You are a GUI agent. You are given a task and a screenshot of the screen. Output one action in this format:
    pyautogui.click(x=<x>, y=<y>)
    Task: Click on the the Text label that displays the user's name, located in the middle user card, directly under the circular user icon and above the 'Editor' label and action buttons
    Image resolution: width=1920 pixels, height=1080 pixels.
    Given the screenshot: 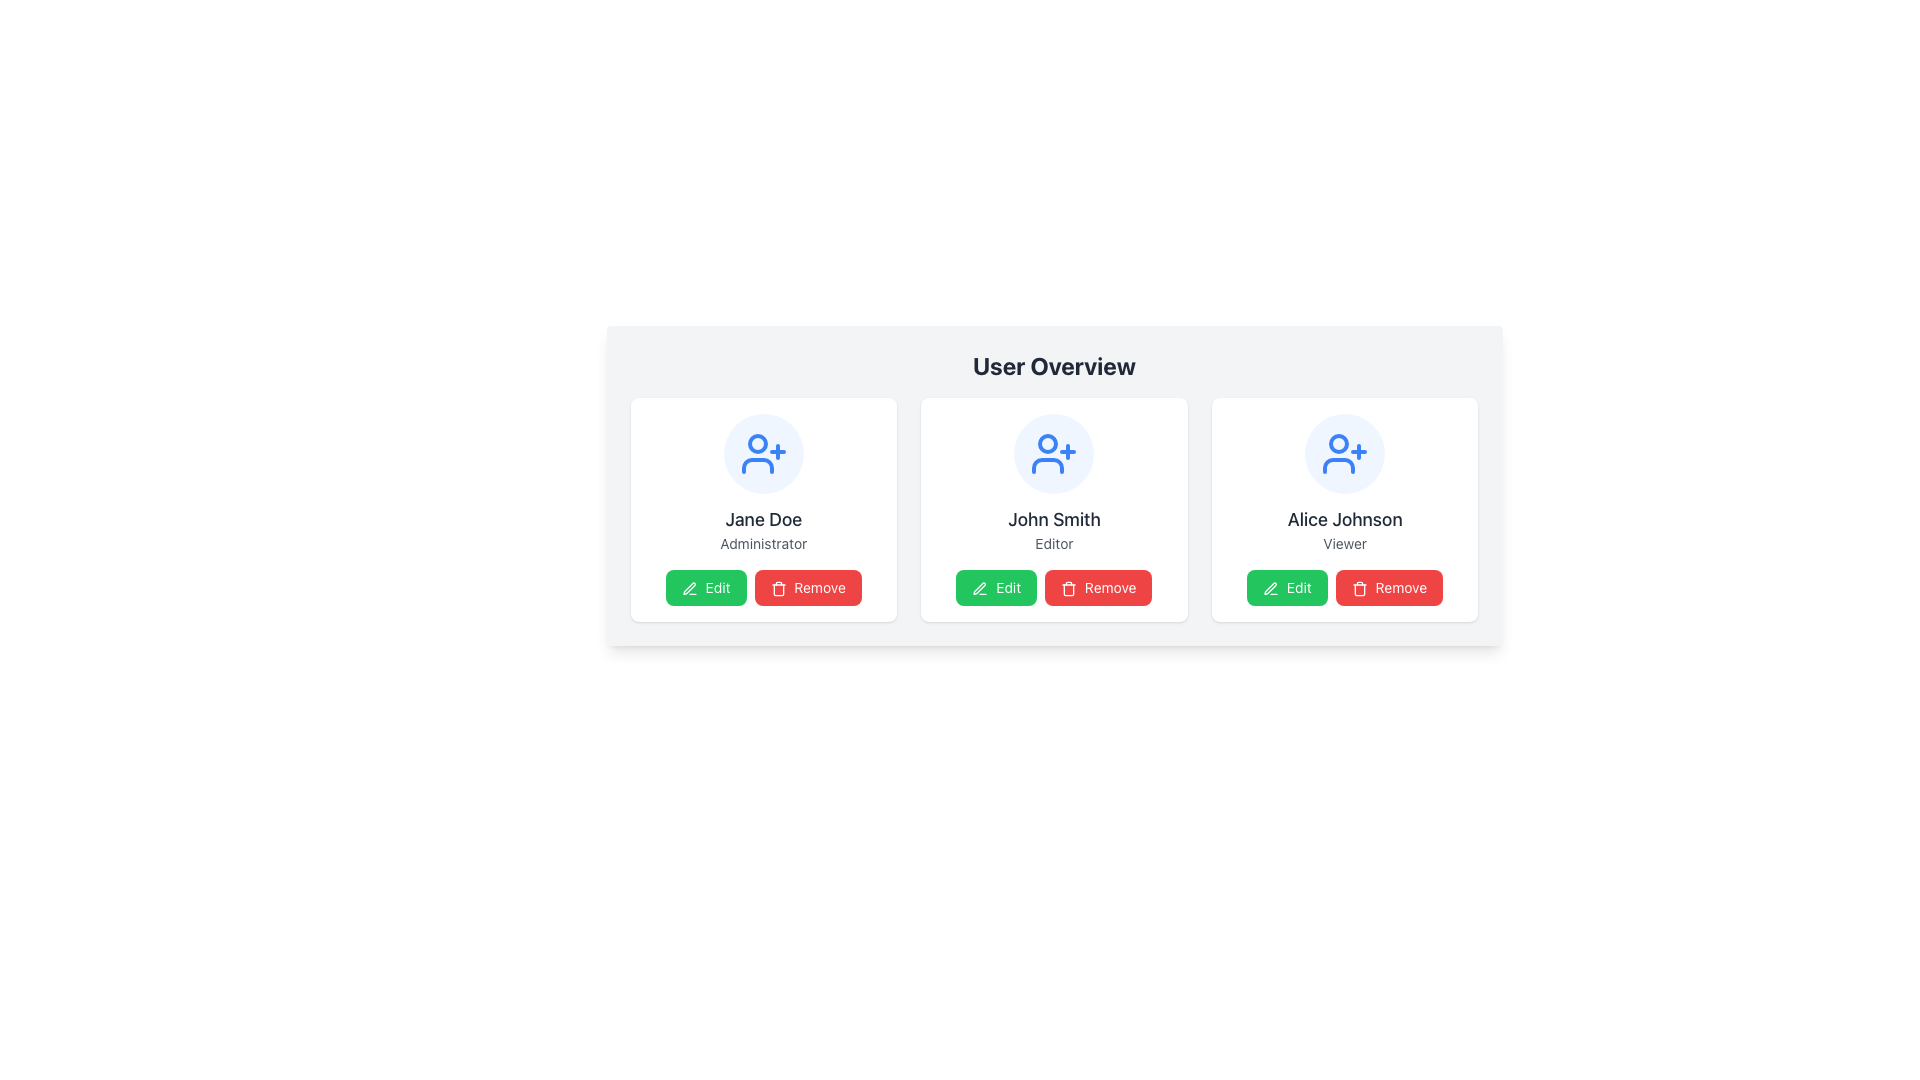 What is the action you would take?
    pyautogui.click(x=1053, y=519)
    